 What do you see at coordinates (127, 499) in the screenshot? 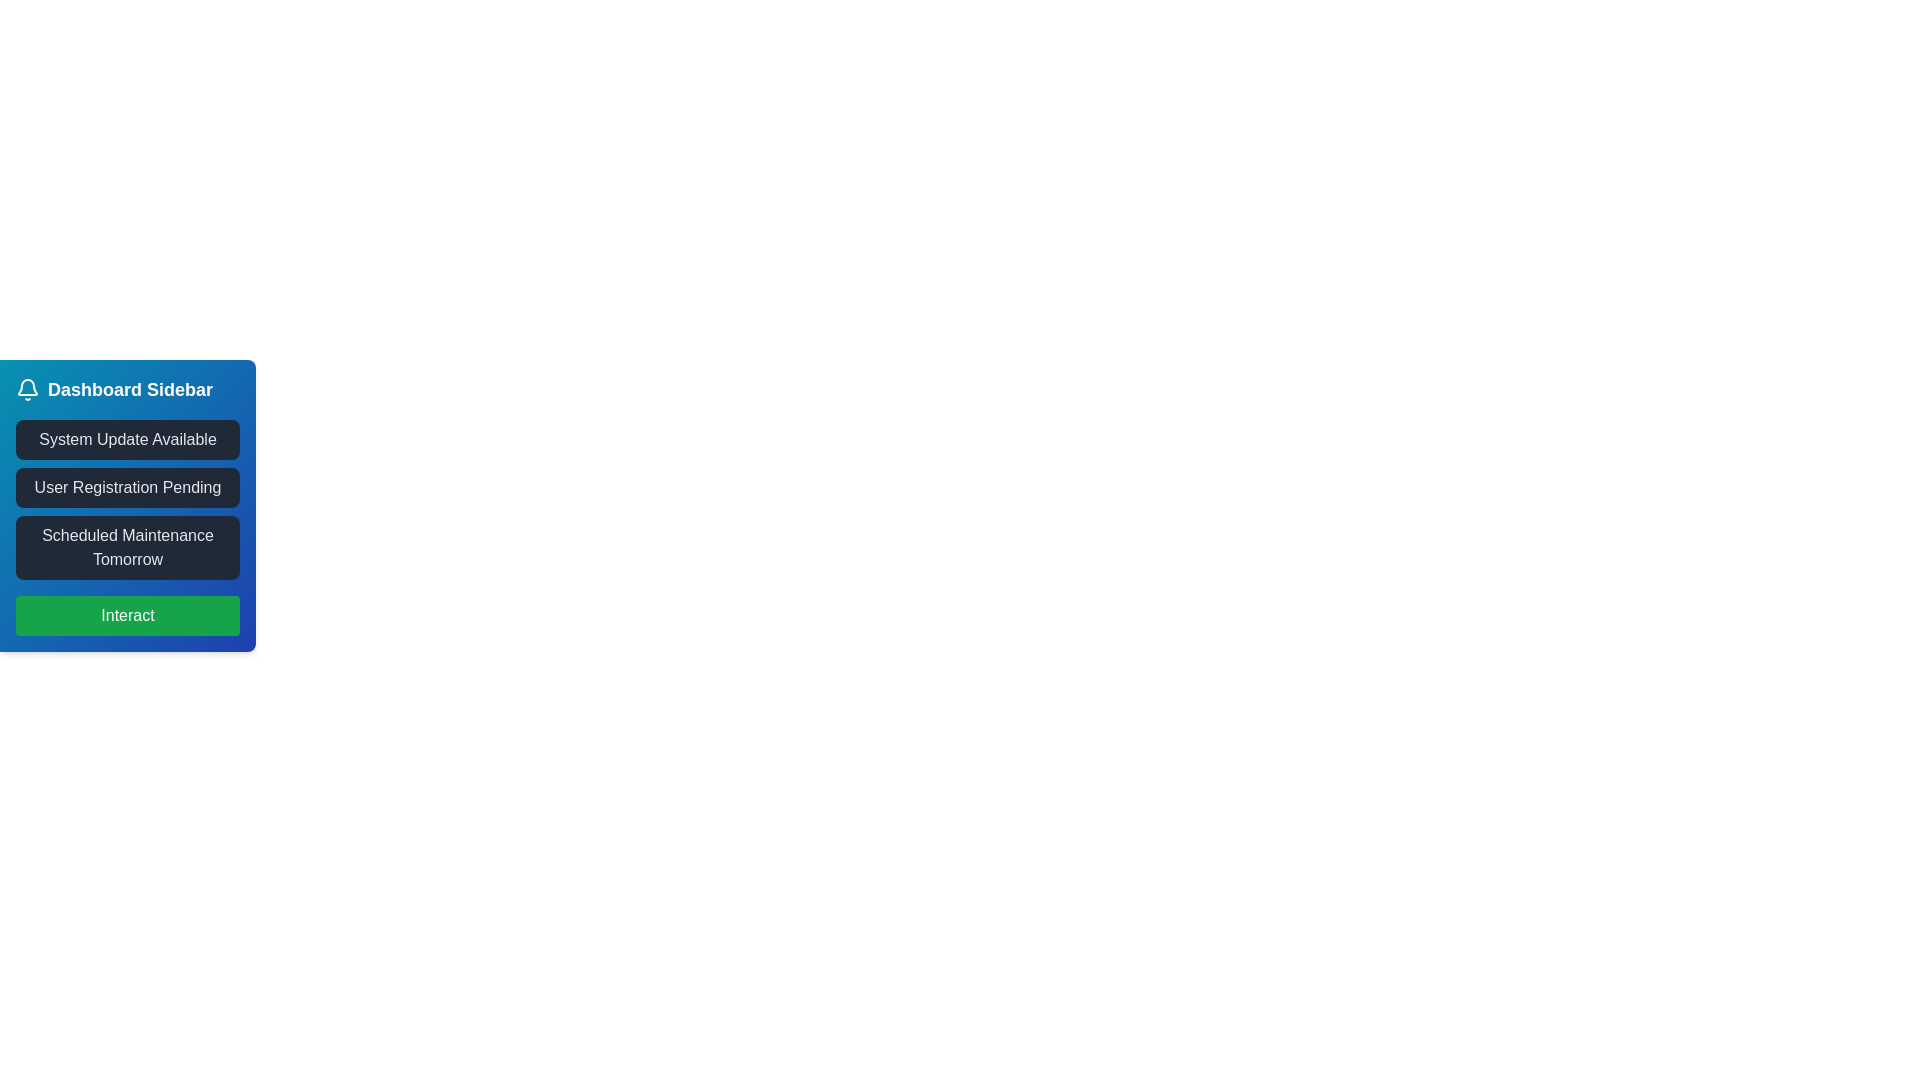
I see `the Static Text Display that shows 'User Registration Pending', which is located in the Dashboard Sidebar between 'System Update Available' and 'Scheduled Maintenance Tomorrow'` at bounding box center [127, 499].